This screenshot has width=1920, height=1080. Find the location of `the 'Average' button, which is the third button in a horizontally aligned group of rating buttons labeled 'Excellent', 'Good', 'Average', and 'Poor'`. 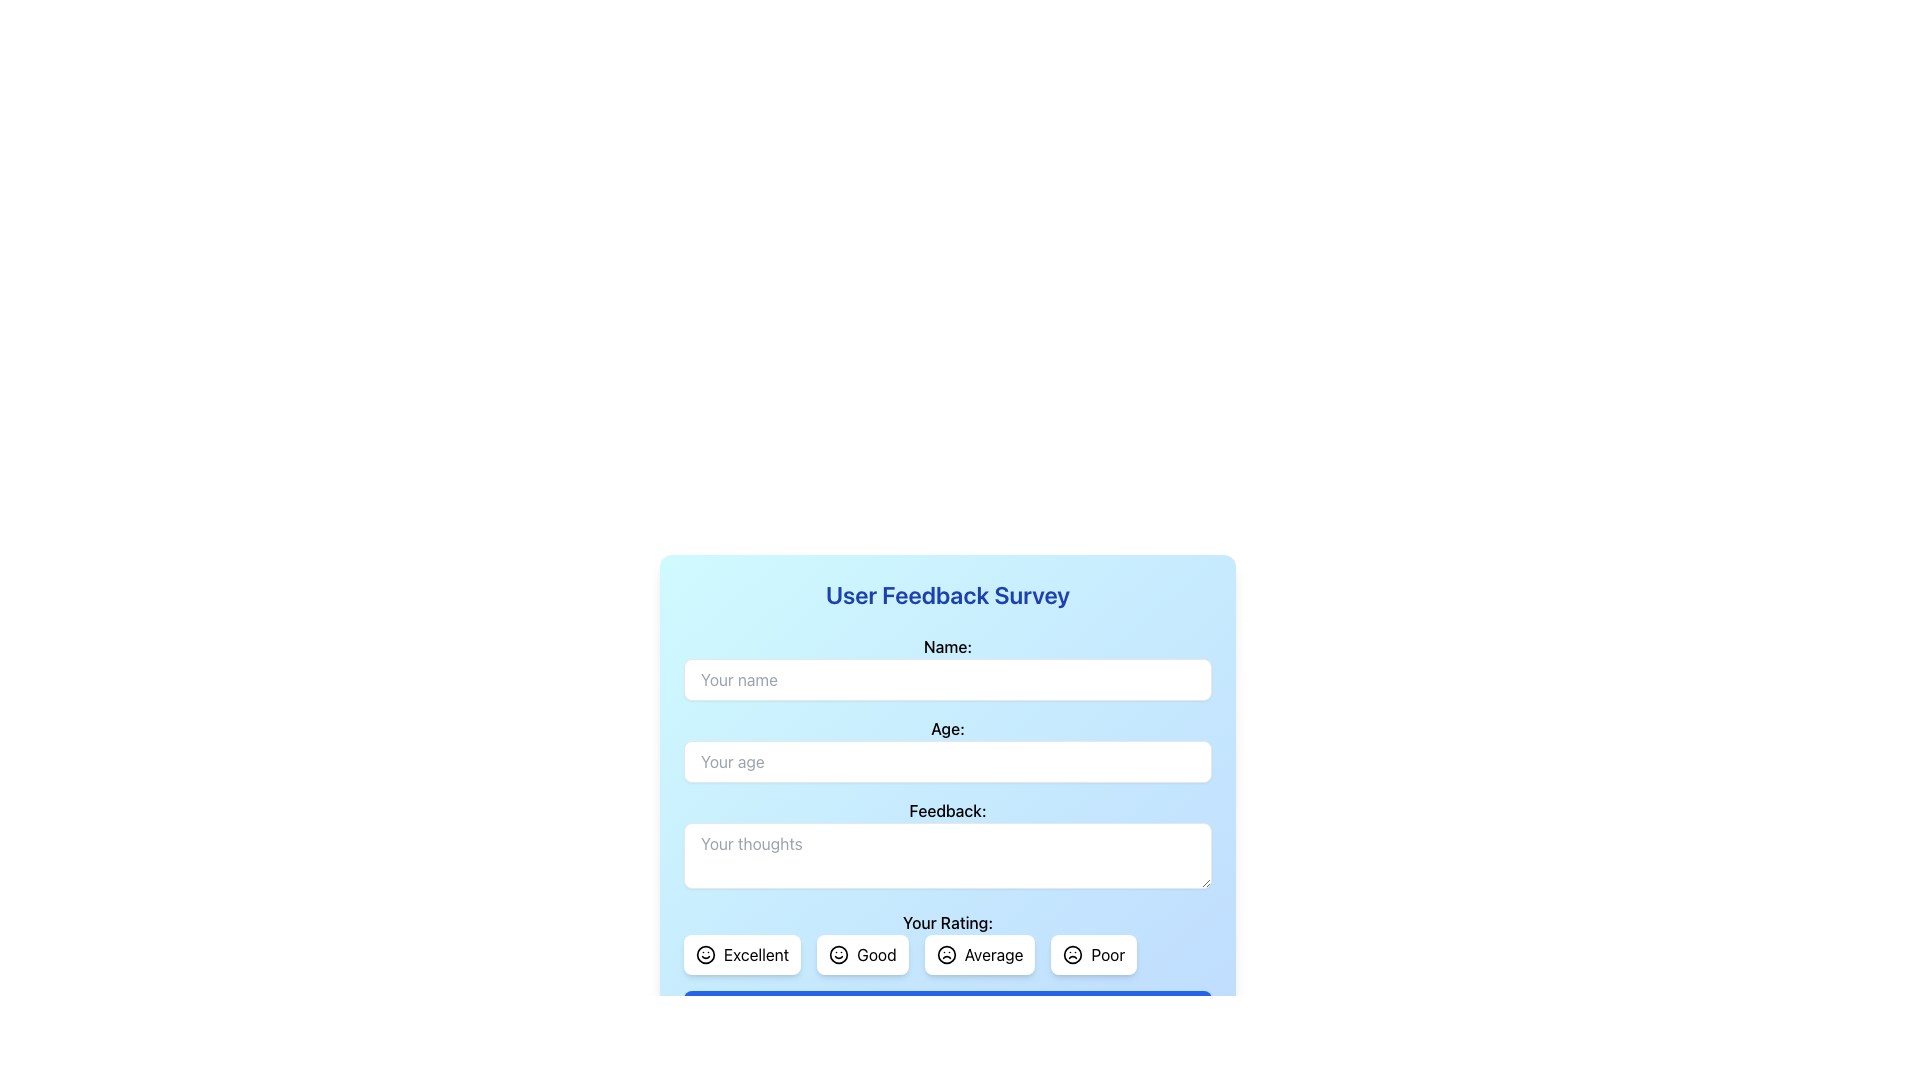

the 'Average' button, which is the third button in a horizontally aligned group of rating buttons labeled 'Excellent', 'Good', 'Average', and 'Poor' is located at coordinates (993, 954).